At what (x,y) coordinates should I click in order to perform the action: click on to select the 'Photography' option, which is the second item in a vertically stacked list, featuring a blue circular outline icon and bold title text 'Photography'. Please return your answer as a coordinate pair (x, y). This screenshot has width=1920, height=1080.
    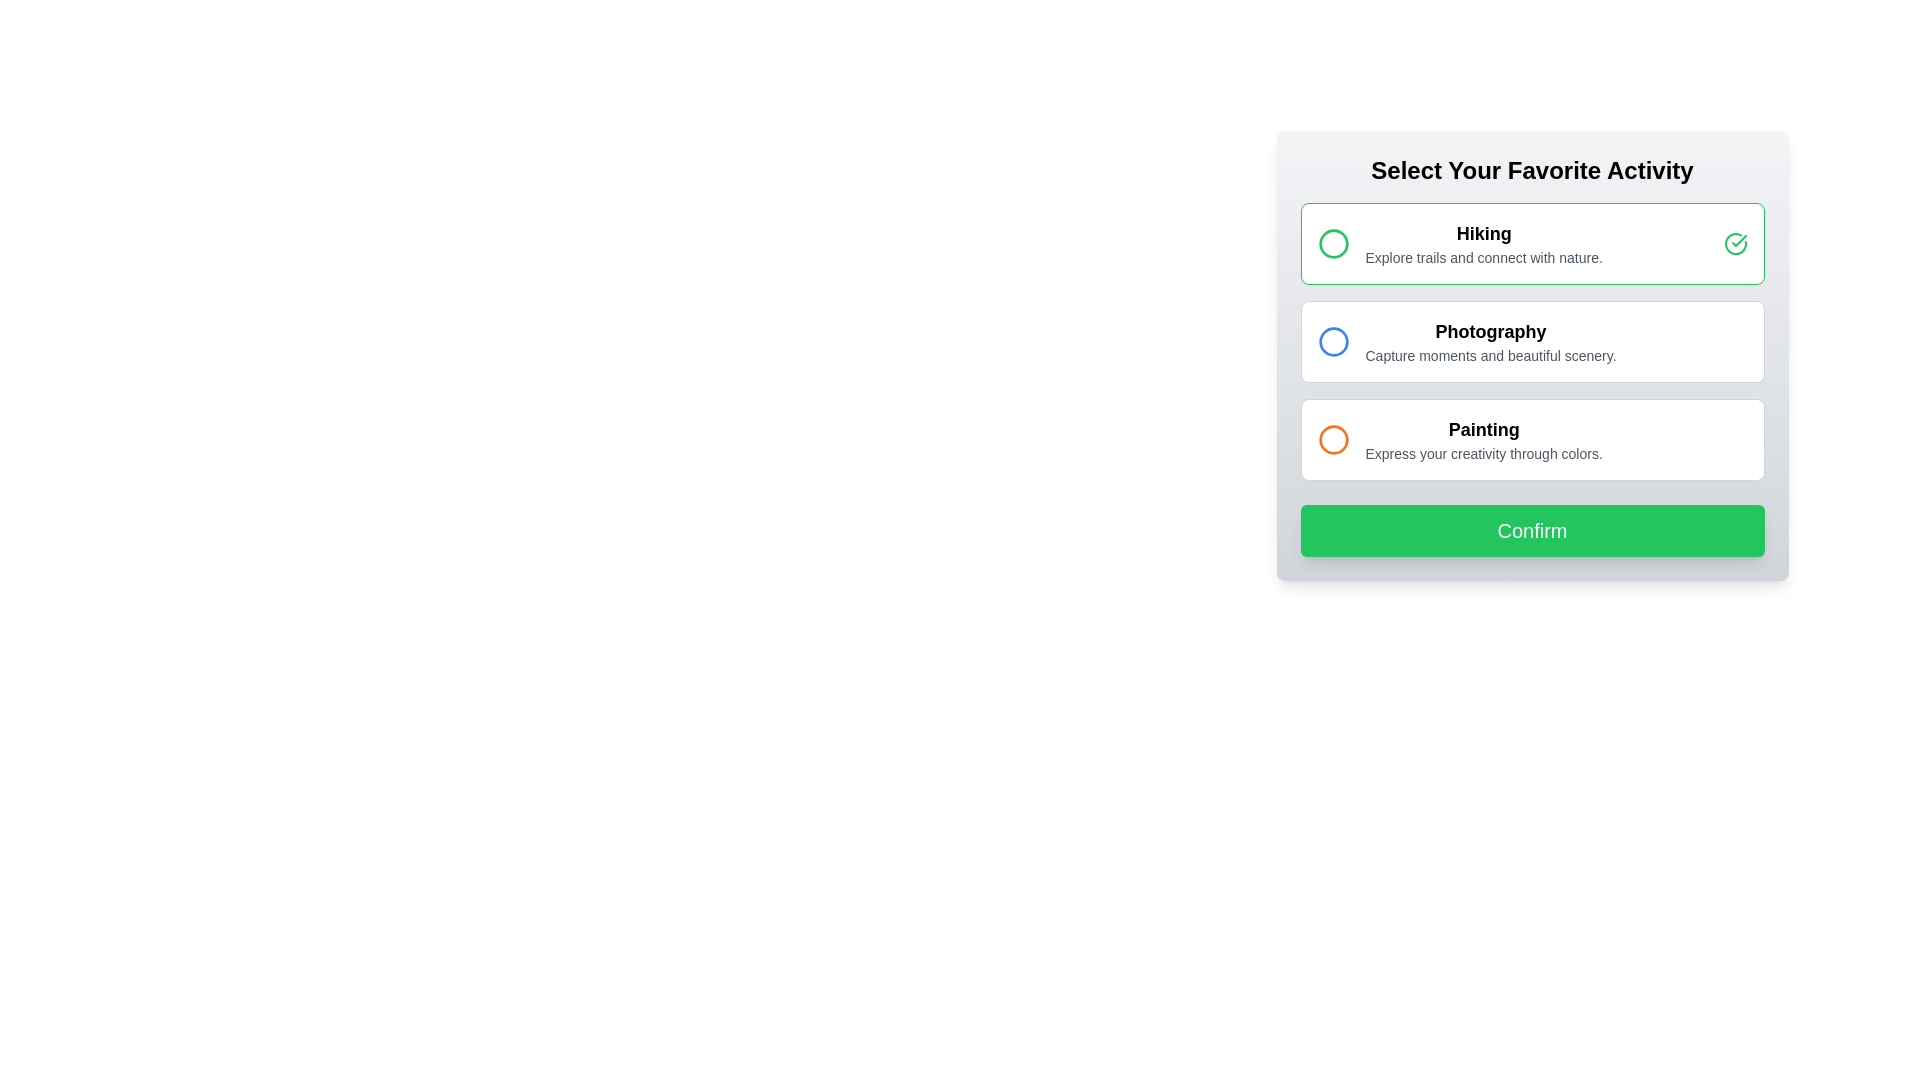
    Looking at the image, I should click on (1467, 341).